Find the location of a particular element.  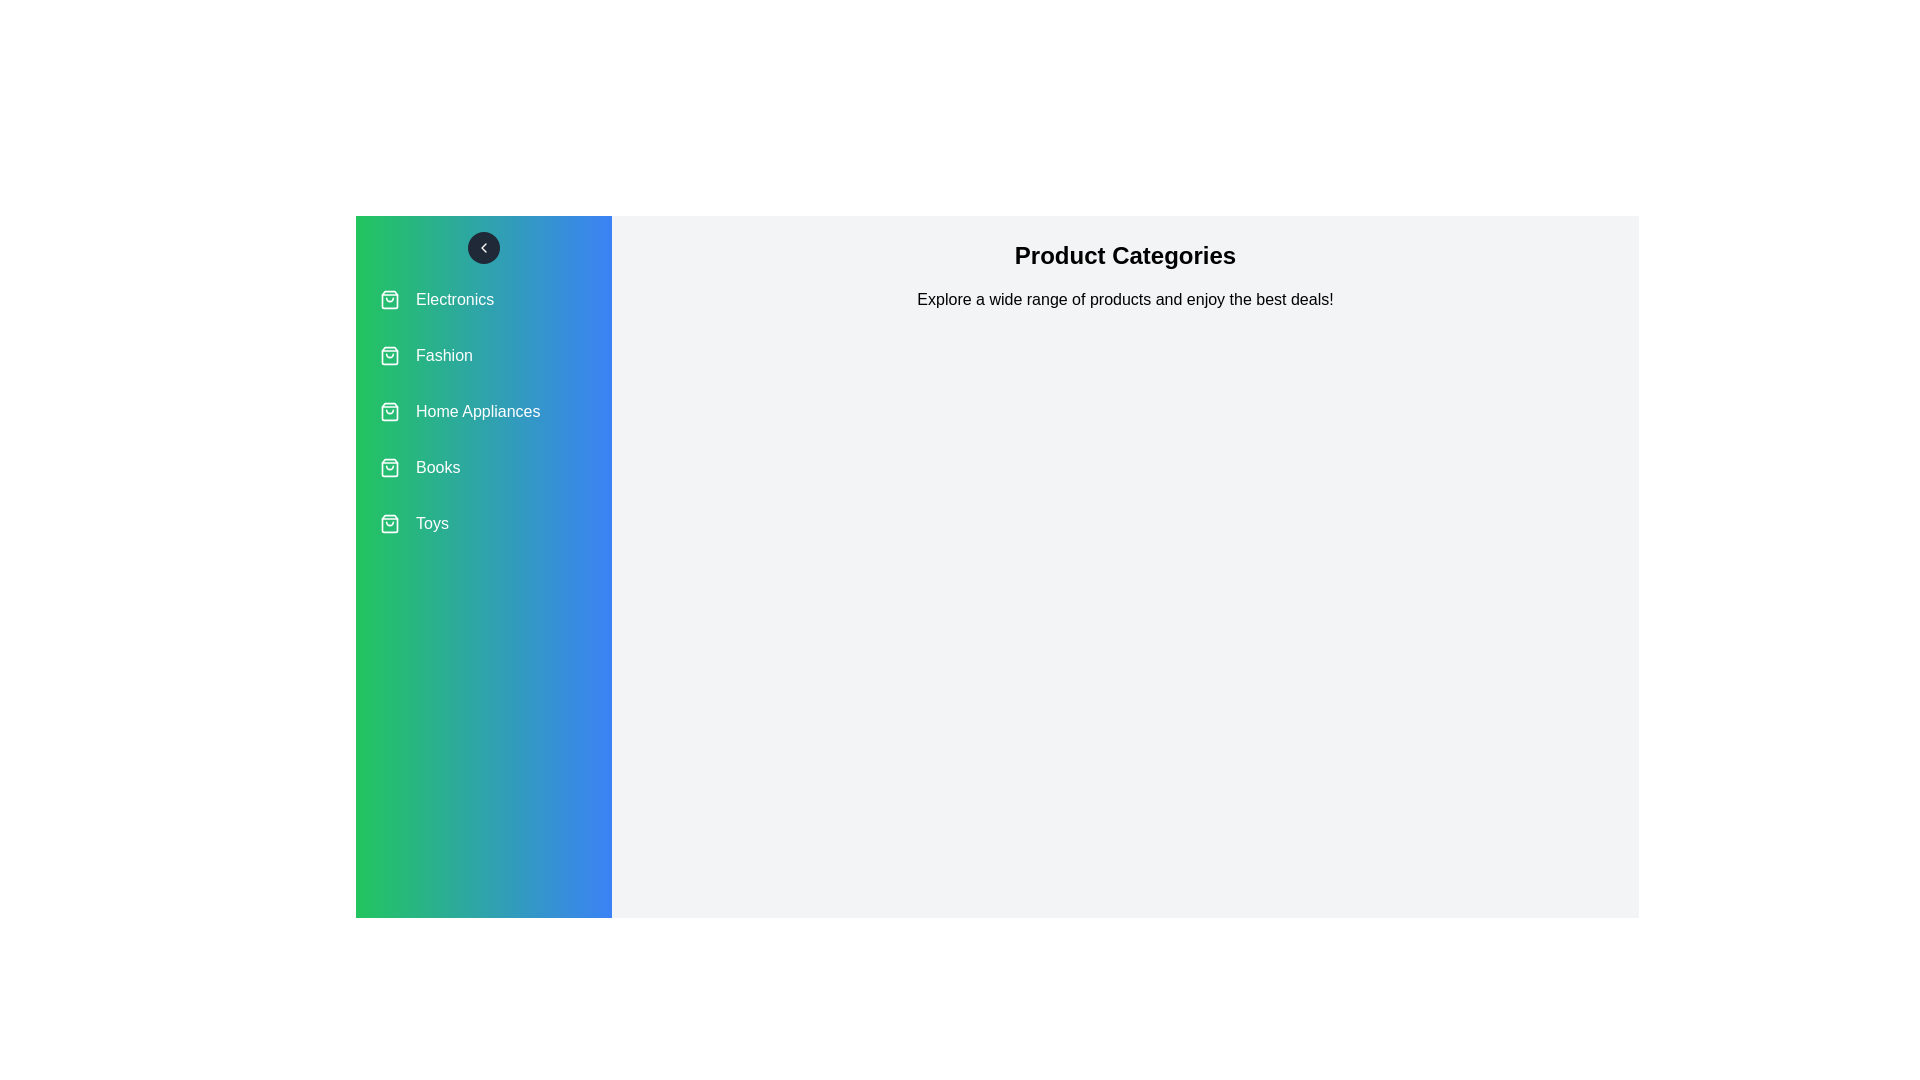

the category Fashion is located at coordinates (484, 354).